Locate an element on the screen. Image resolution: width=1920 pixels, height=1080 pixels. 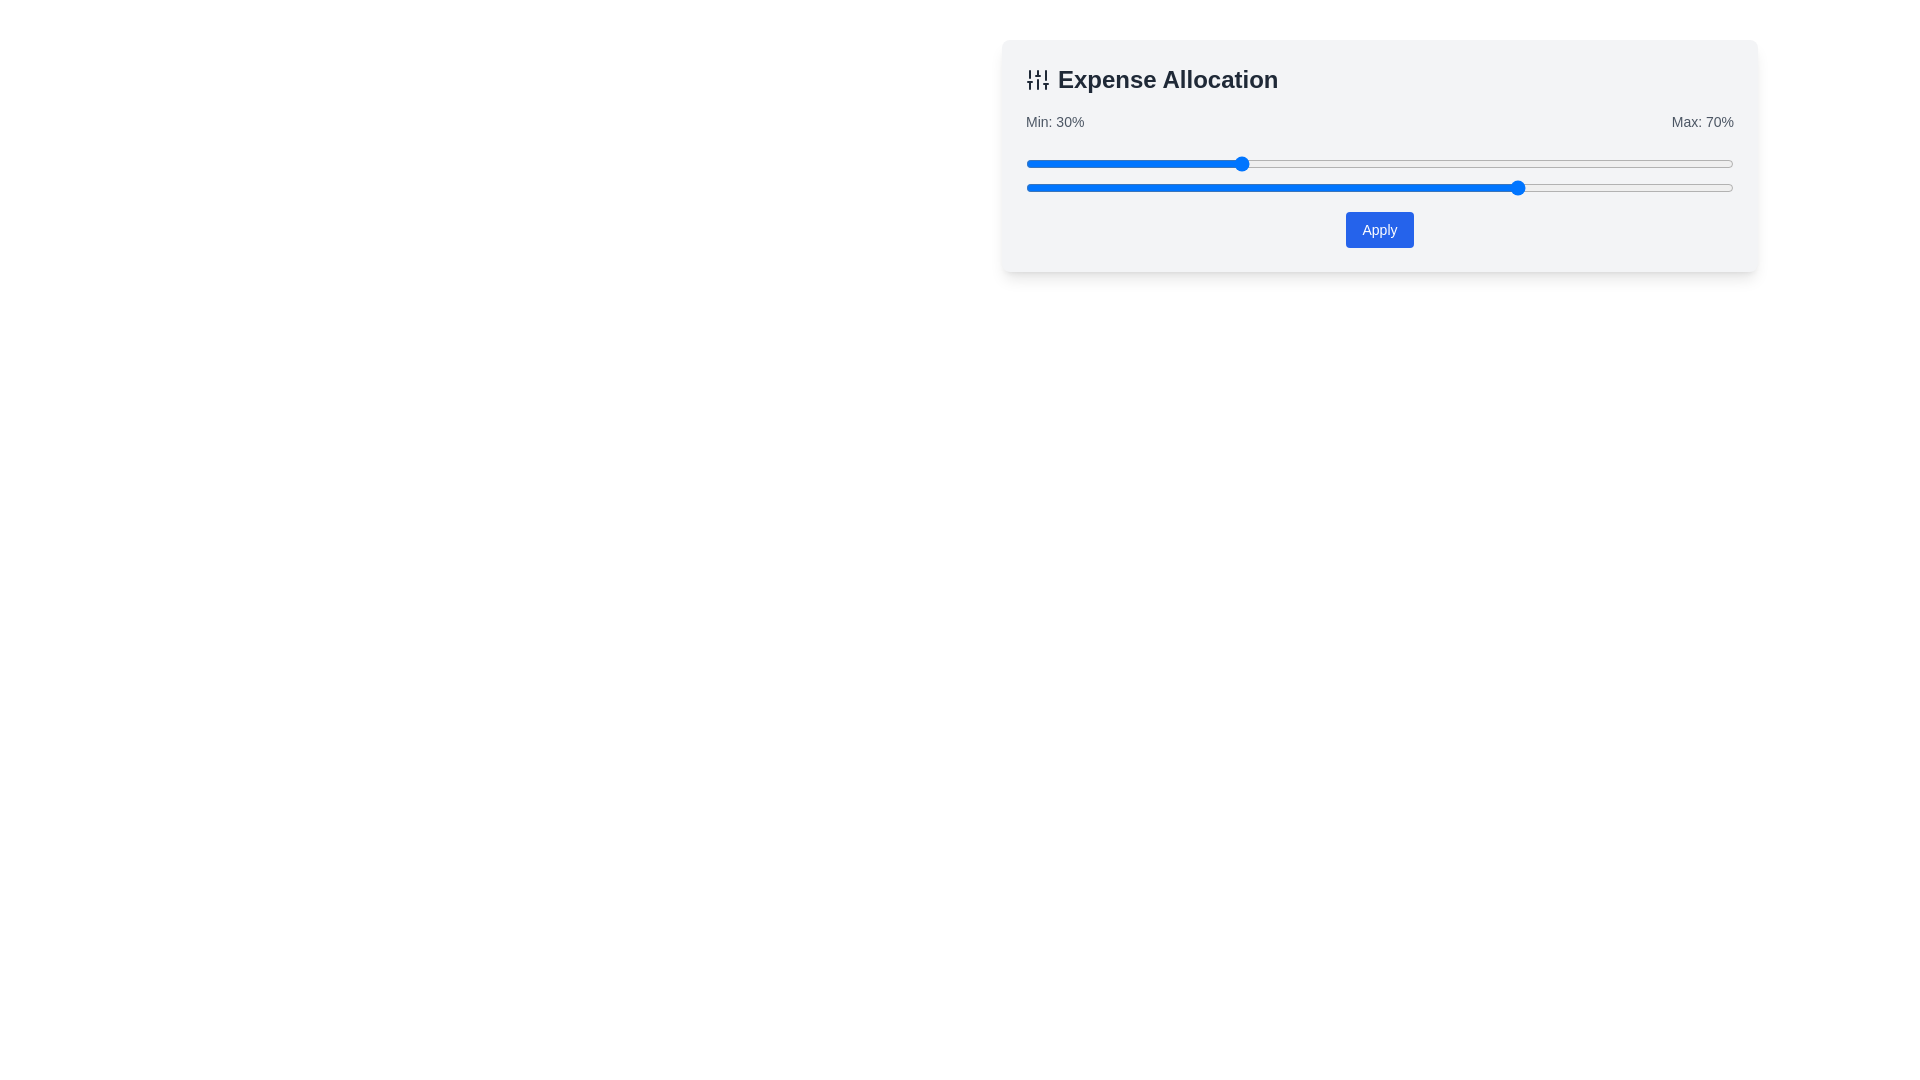
the slider's value is located at coordinates (1316, 188).